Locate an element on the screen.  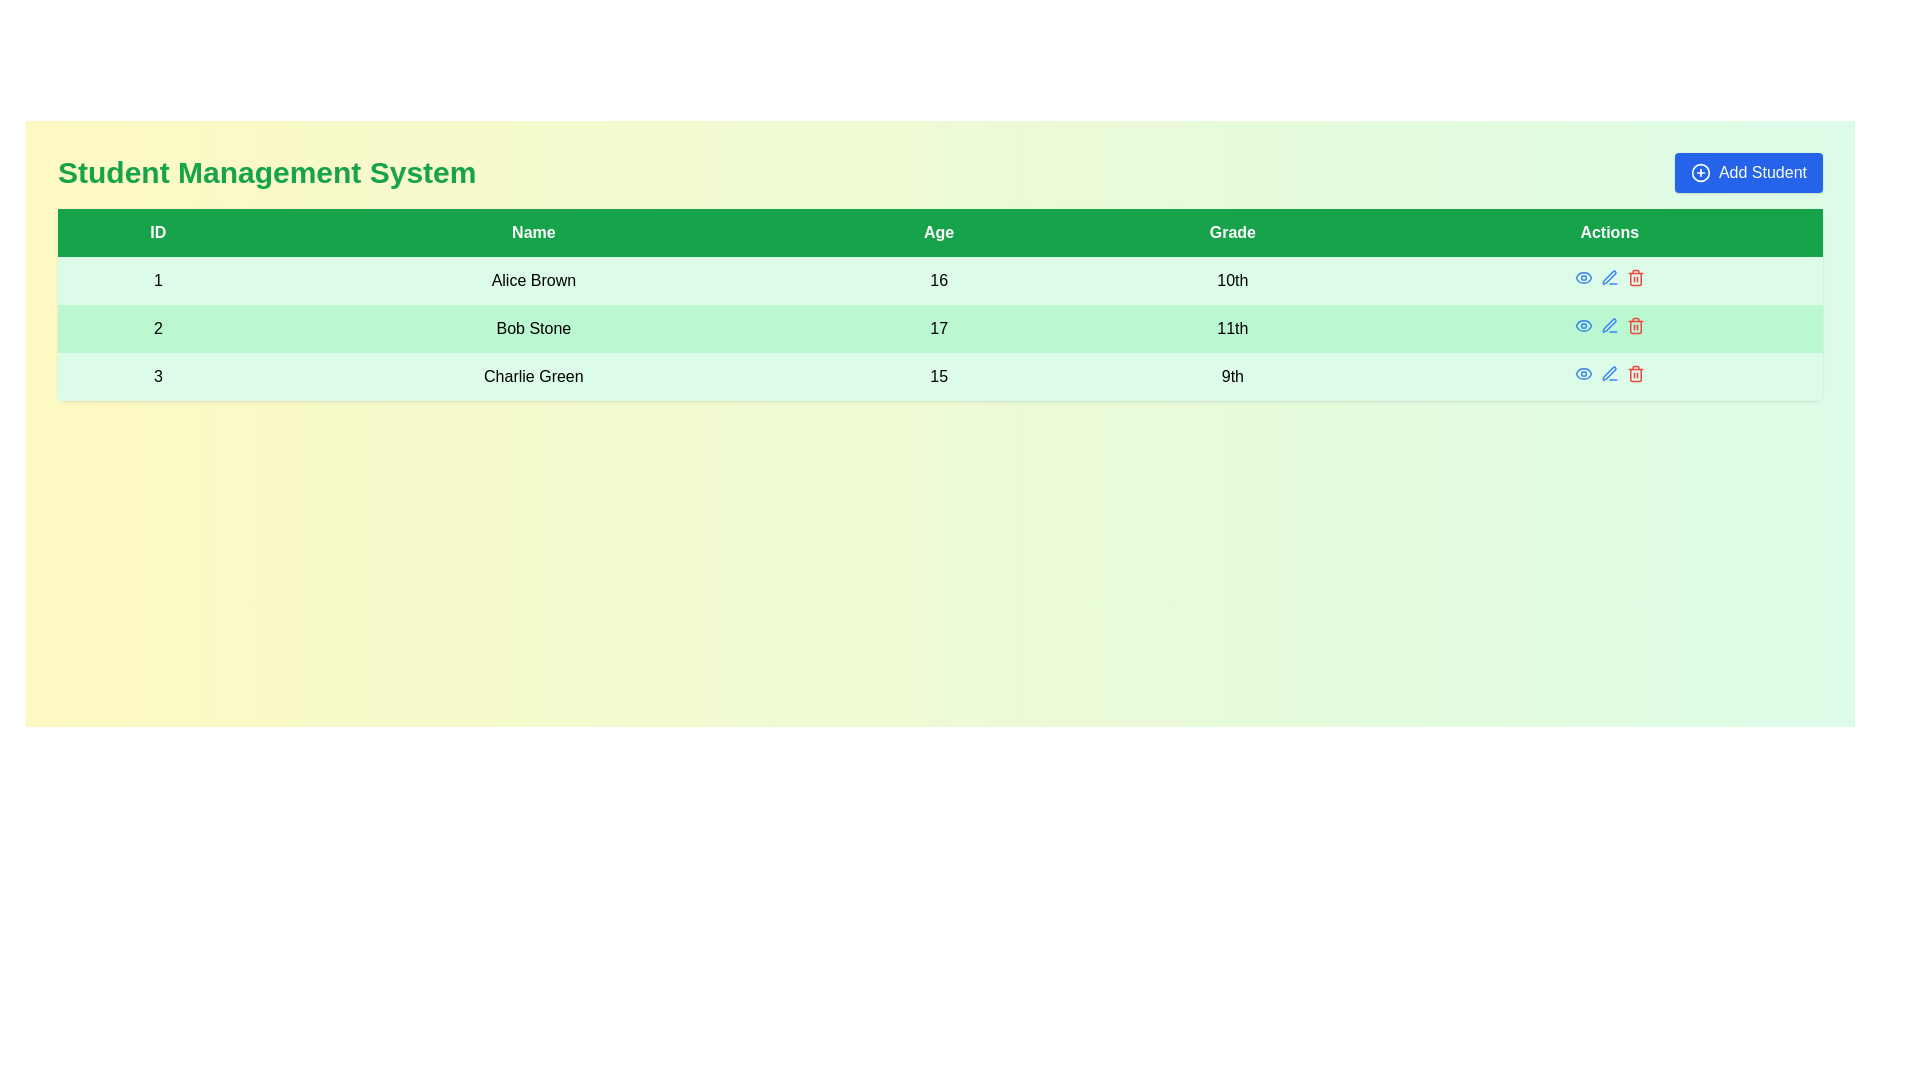
the numerical text component displaying the value '17' in black font, located in the second row of the table under the 'Age' column, which has a light green background is located at coordinates (938, 327).